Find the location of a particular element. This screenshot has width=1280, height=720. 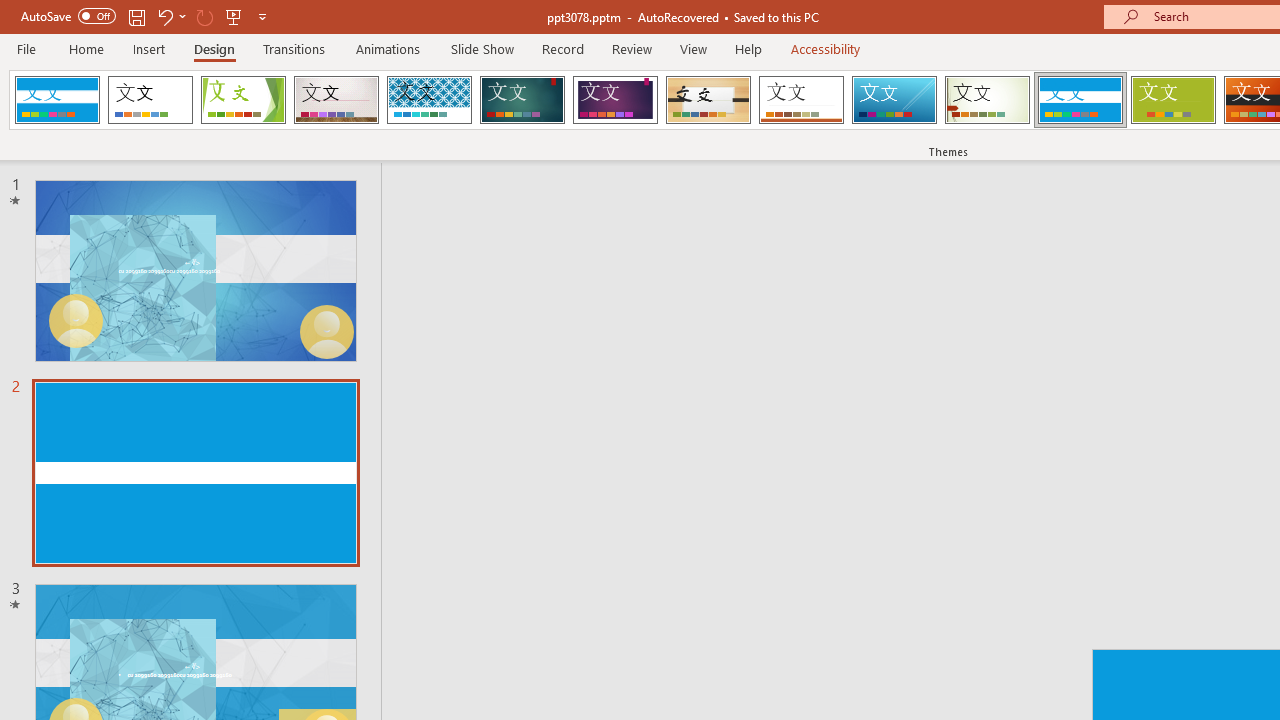

'Office Theme' is located at coordinates (149, 100).